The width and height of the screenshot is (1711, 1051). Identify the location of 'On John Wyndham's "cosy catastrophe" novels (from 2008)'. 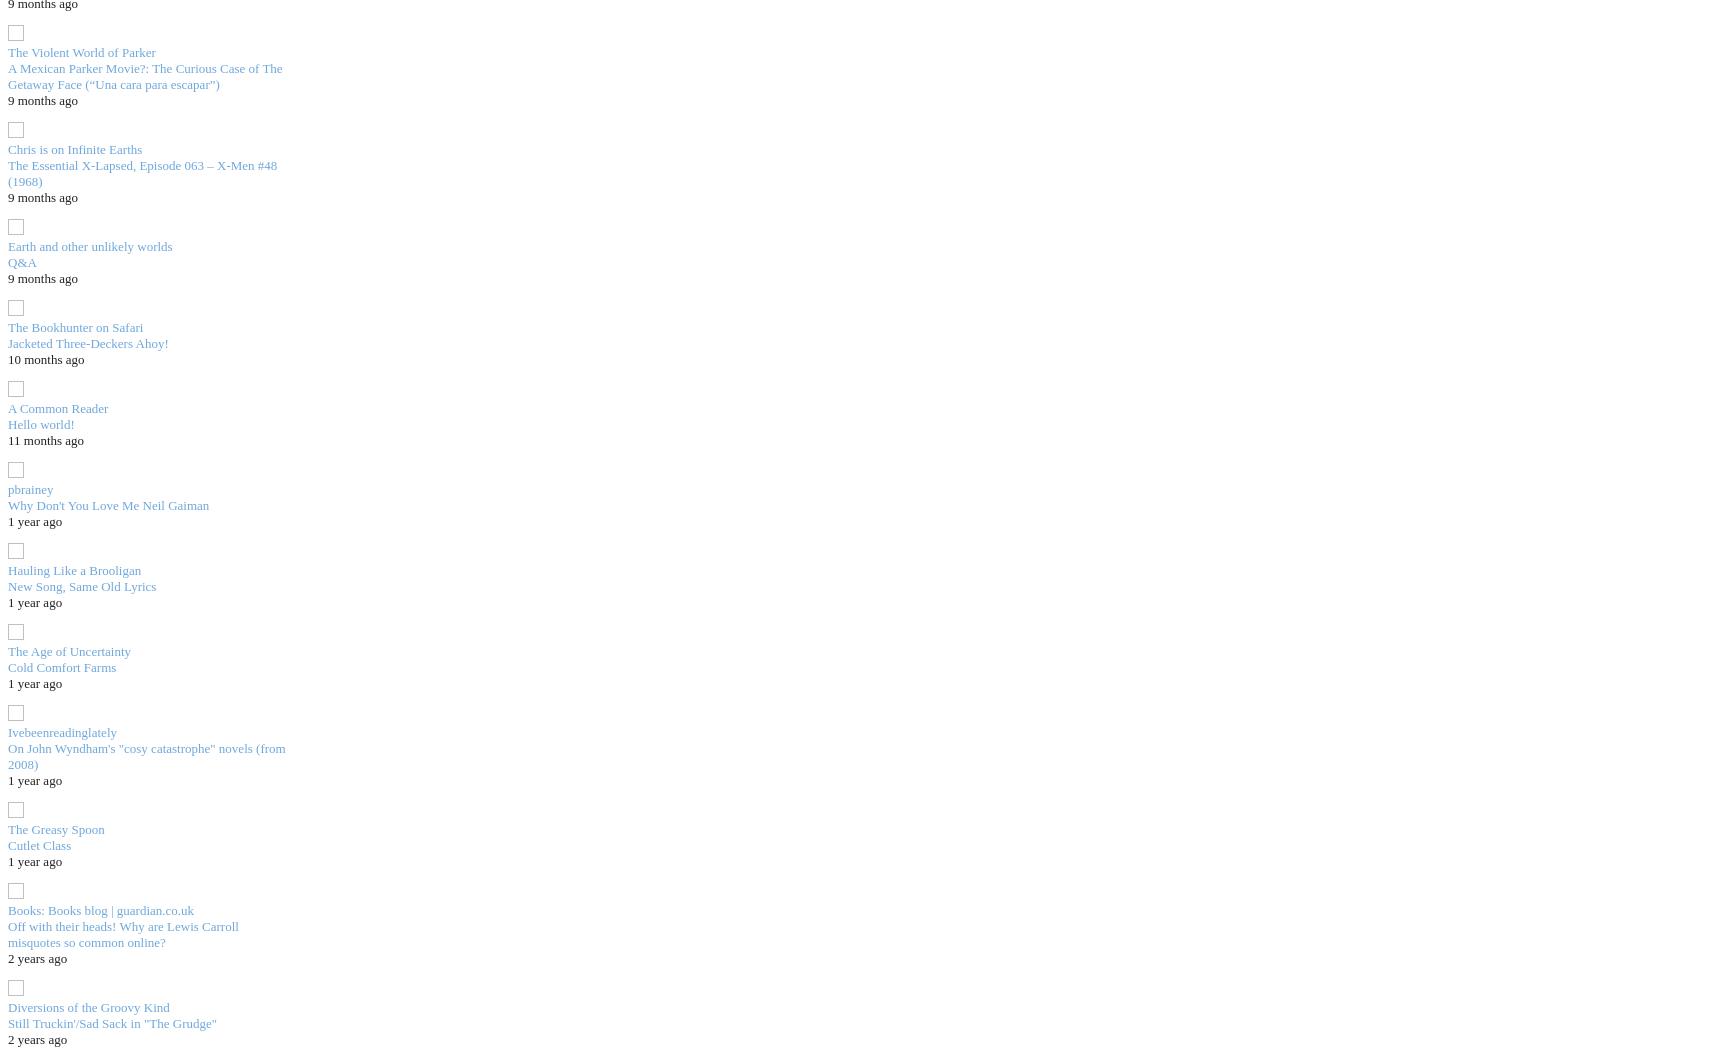
(145, 755).